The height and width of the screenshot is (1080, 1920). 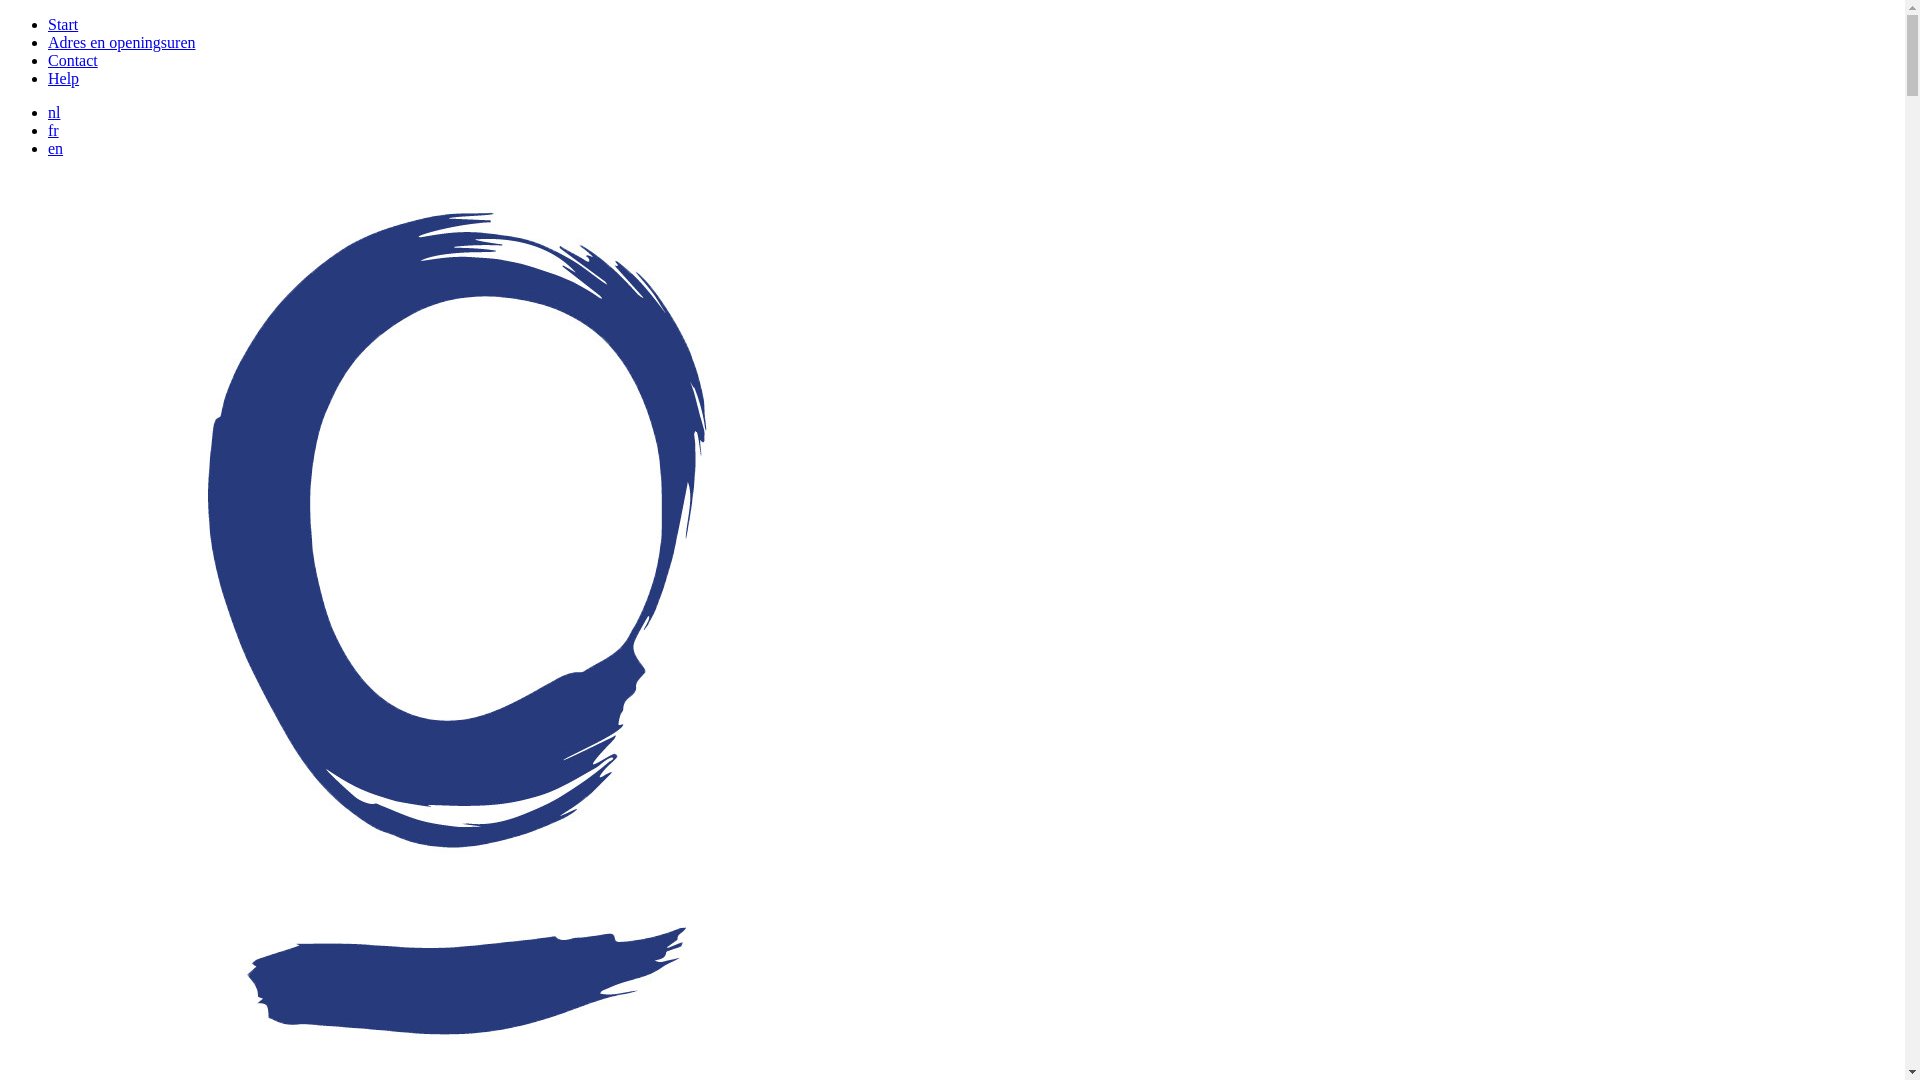 I want to click on 'en', so click(x=55, y=147).